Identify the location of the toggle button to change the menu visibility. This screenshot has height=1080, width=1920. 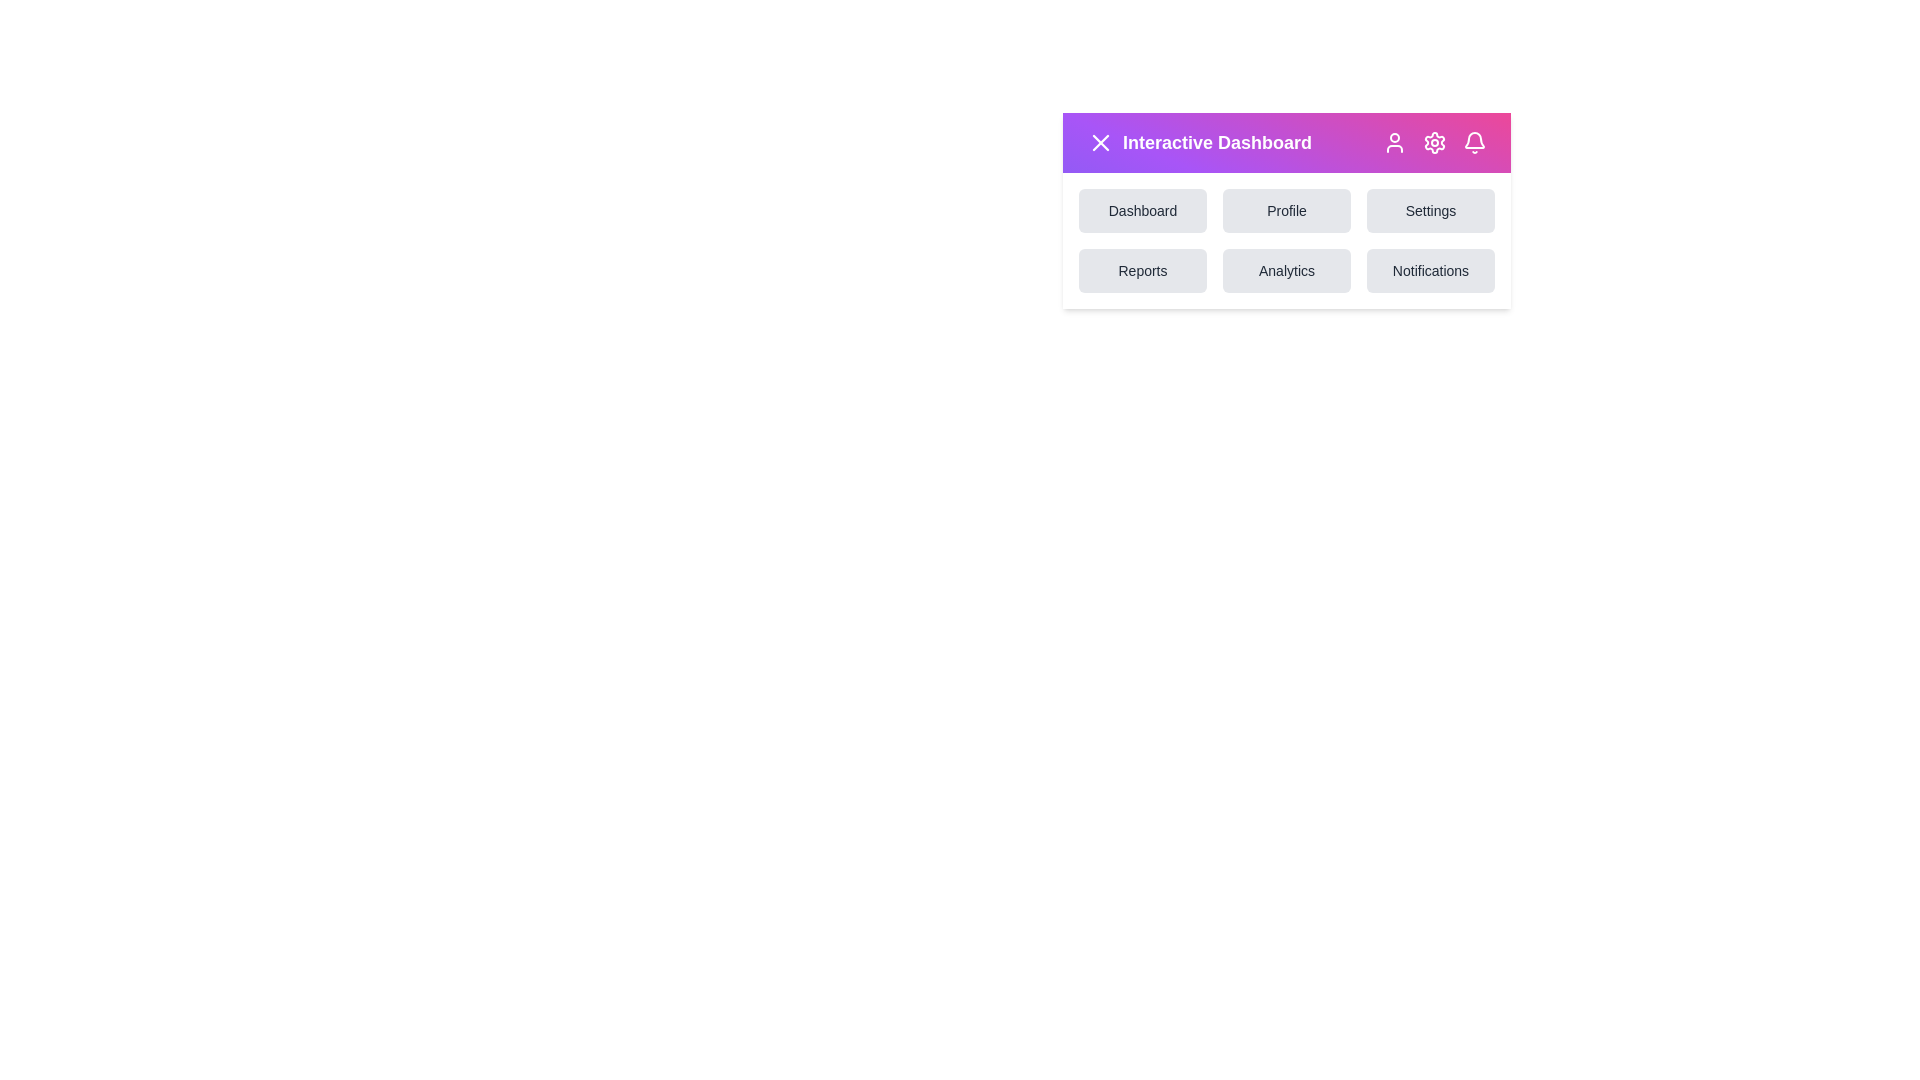
(1099, 141).